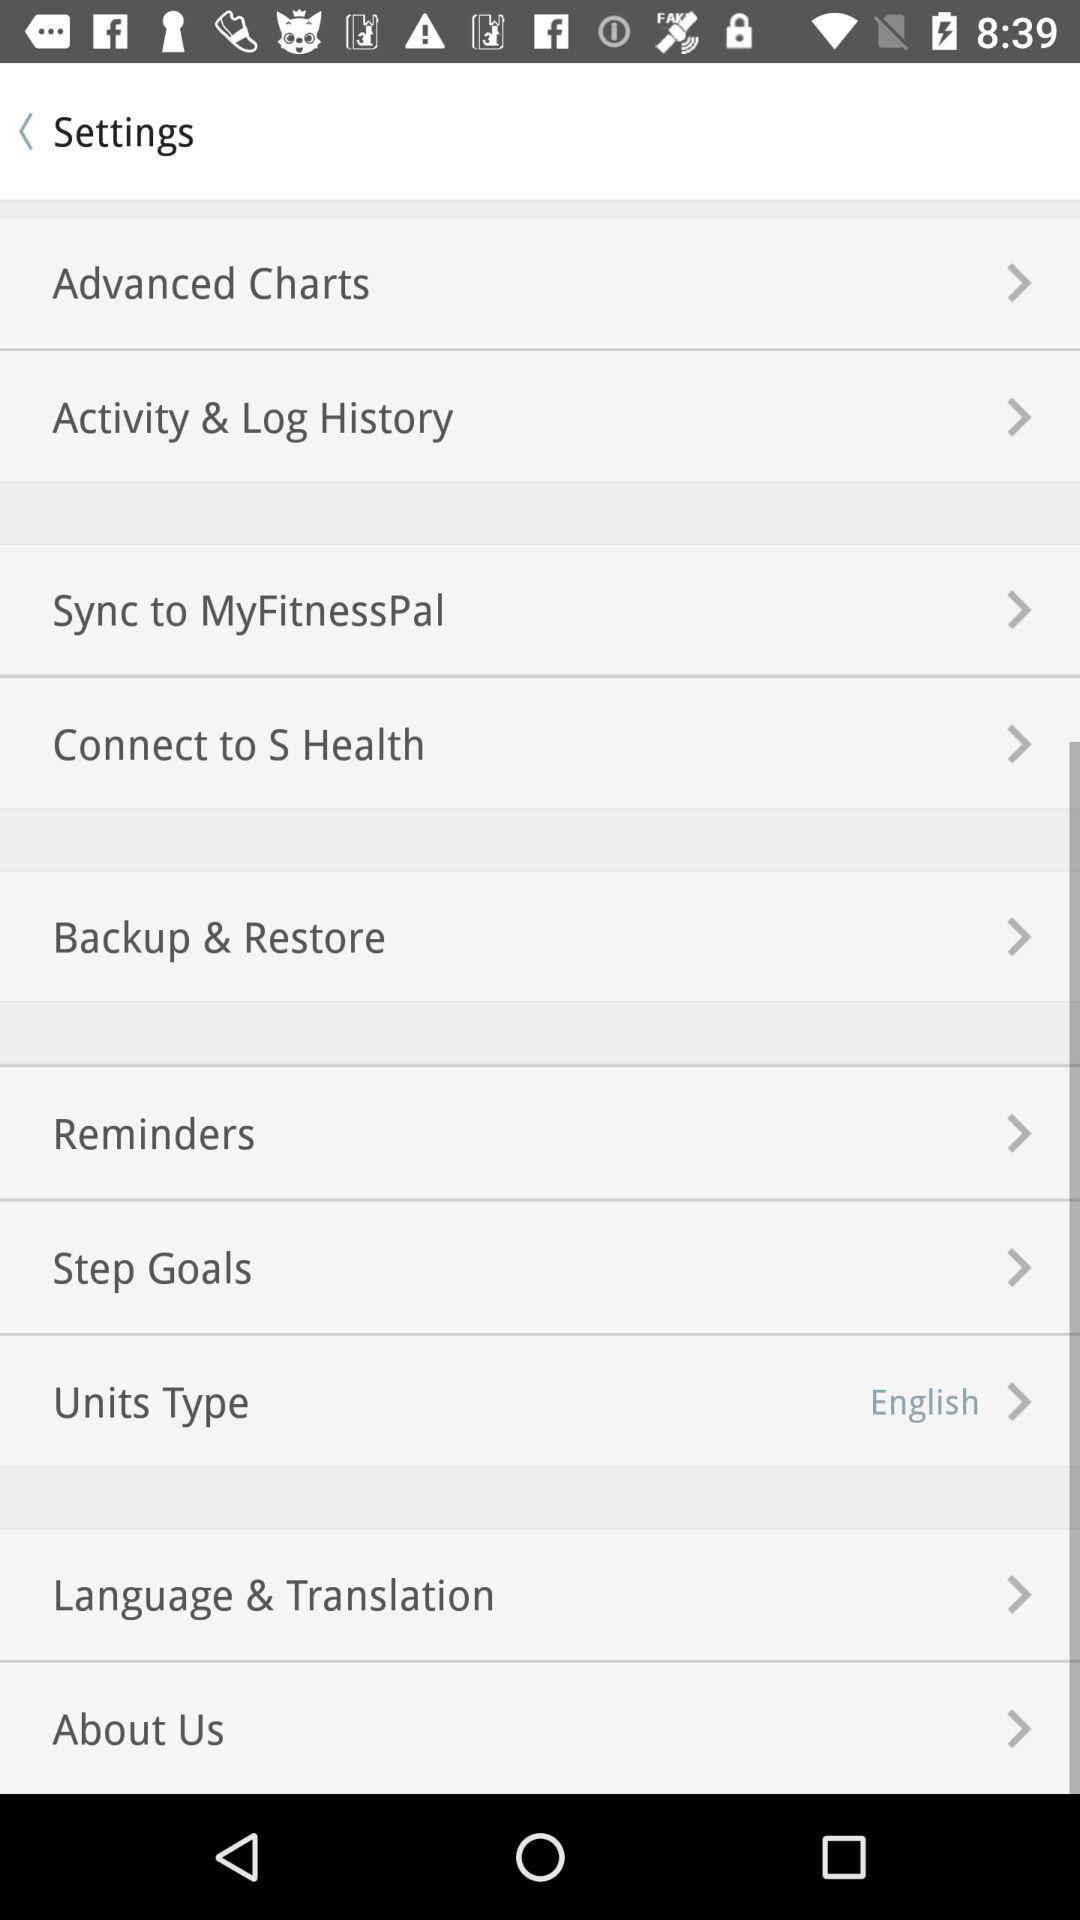 The height and width of the screenshot is (1920, 1080). Describe the element at coordinates (925, 1400) in the screenshot. I see `icon to the right of the step goals` at that location.